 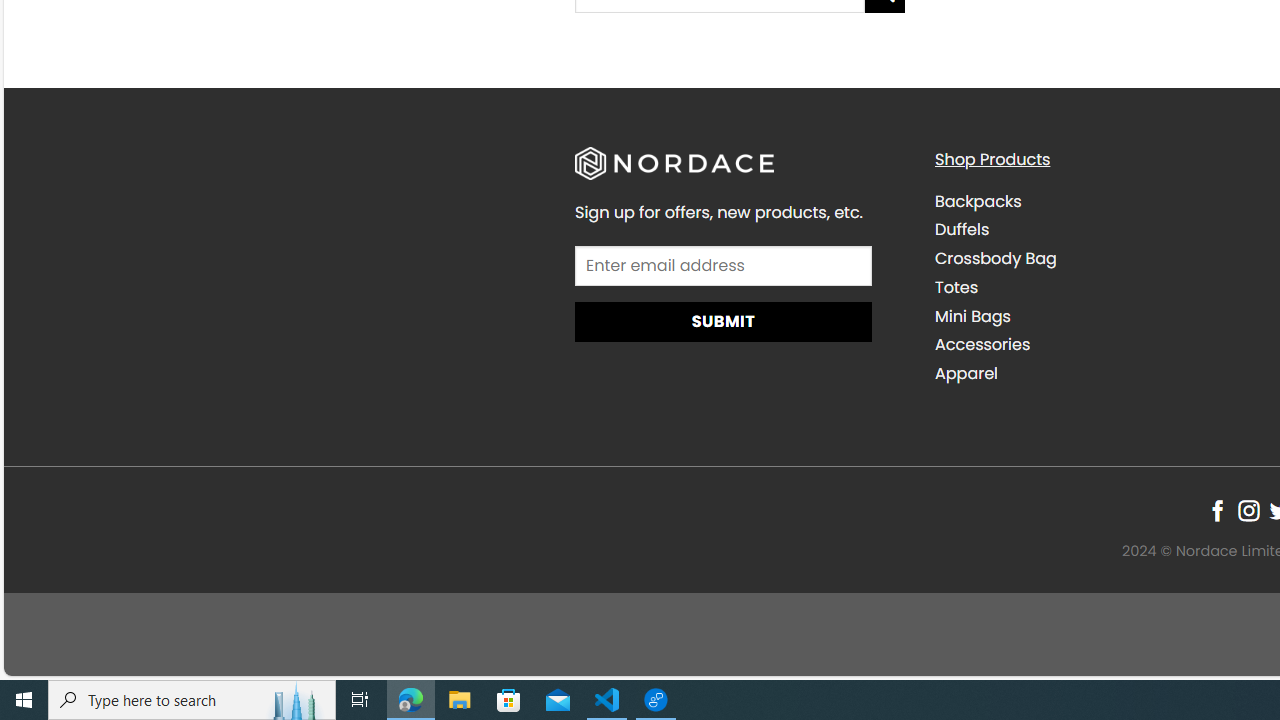 What do you see at coordinates (961, 229) in the screenshot?
I see `'Duffels'` at bounding box center [961, 229].